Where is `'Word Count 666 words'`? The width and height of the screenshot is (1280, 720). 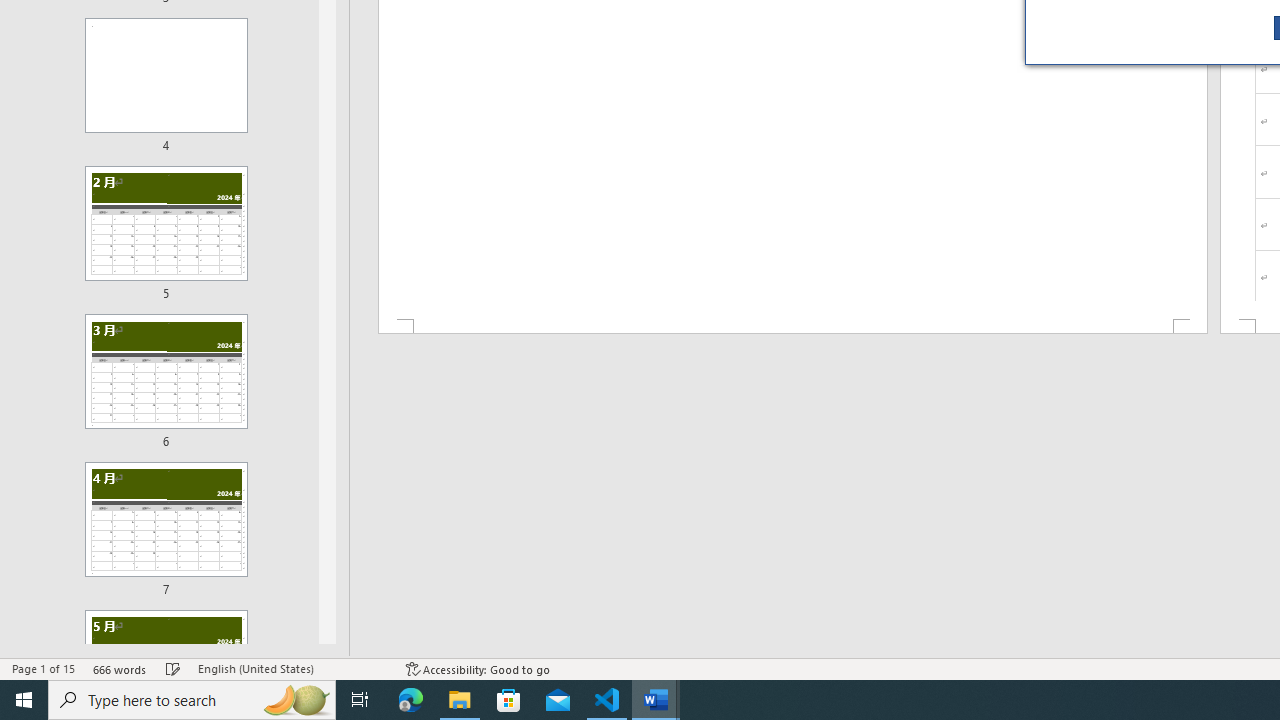 'Word Count 666 words' is located at coordinates (119, 669).